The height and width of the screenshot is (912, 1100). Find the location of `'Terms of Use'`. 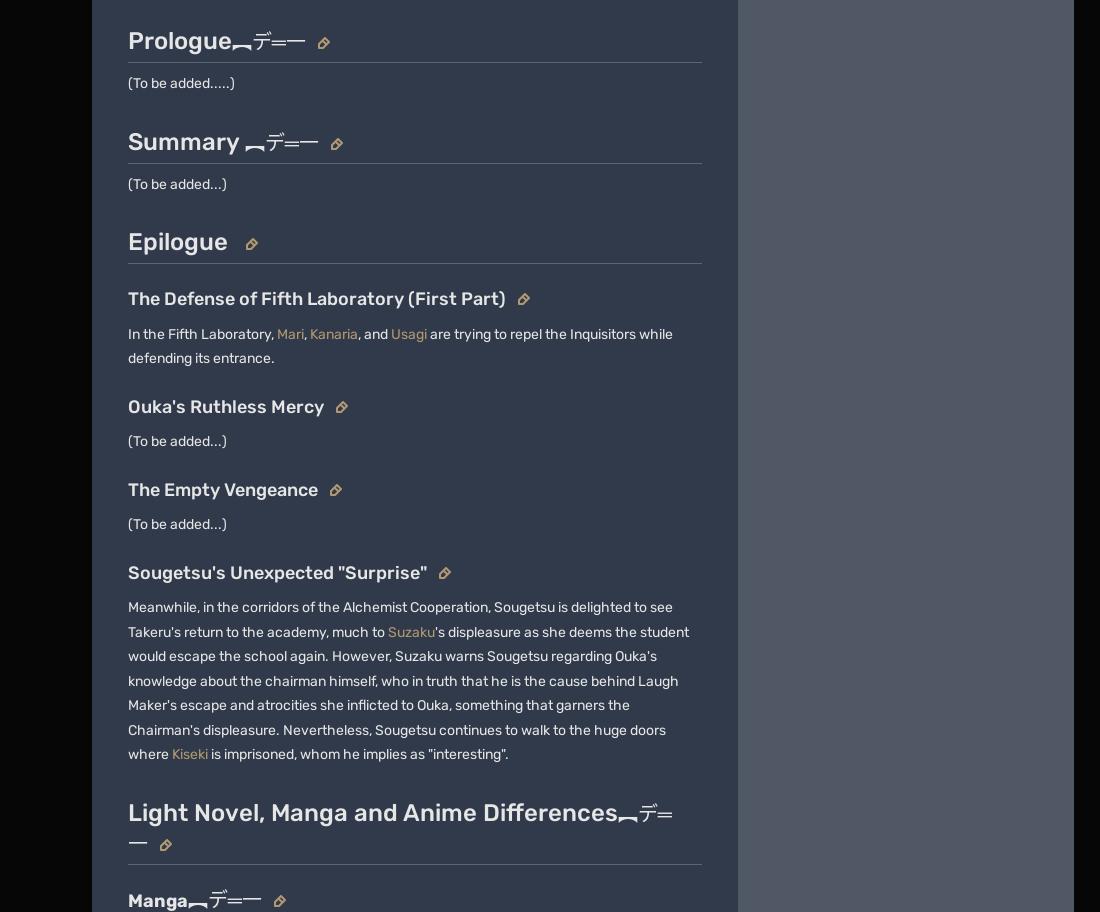

'Terms of Use' is located at coordinates (340, 435).